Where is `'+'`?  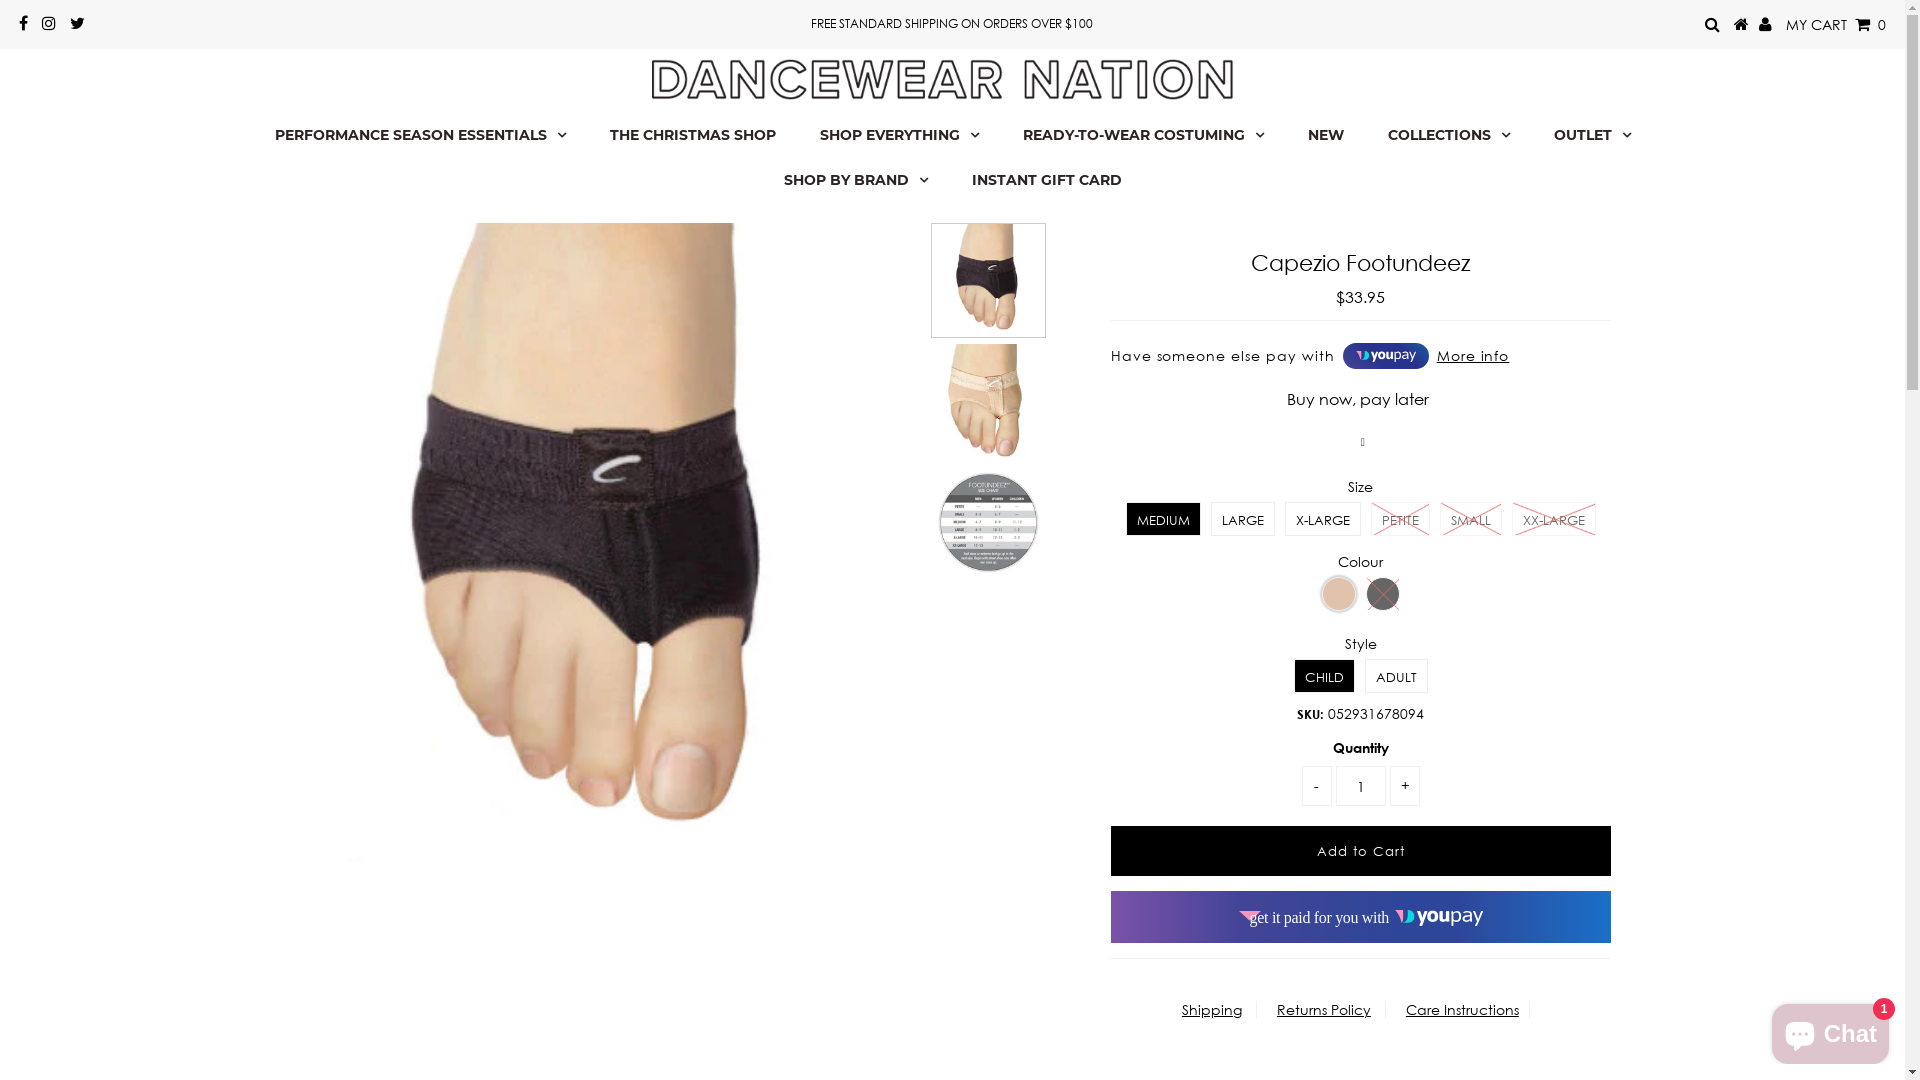 '+' is located at coordinates (1389, 785).